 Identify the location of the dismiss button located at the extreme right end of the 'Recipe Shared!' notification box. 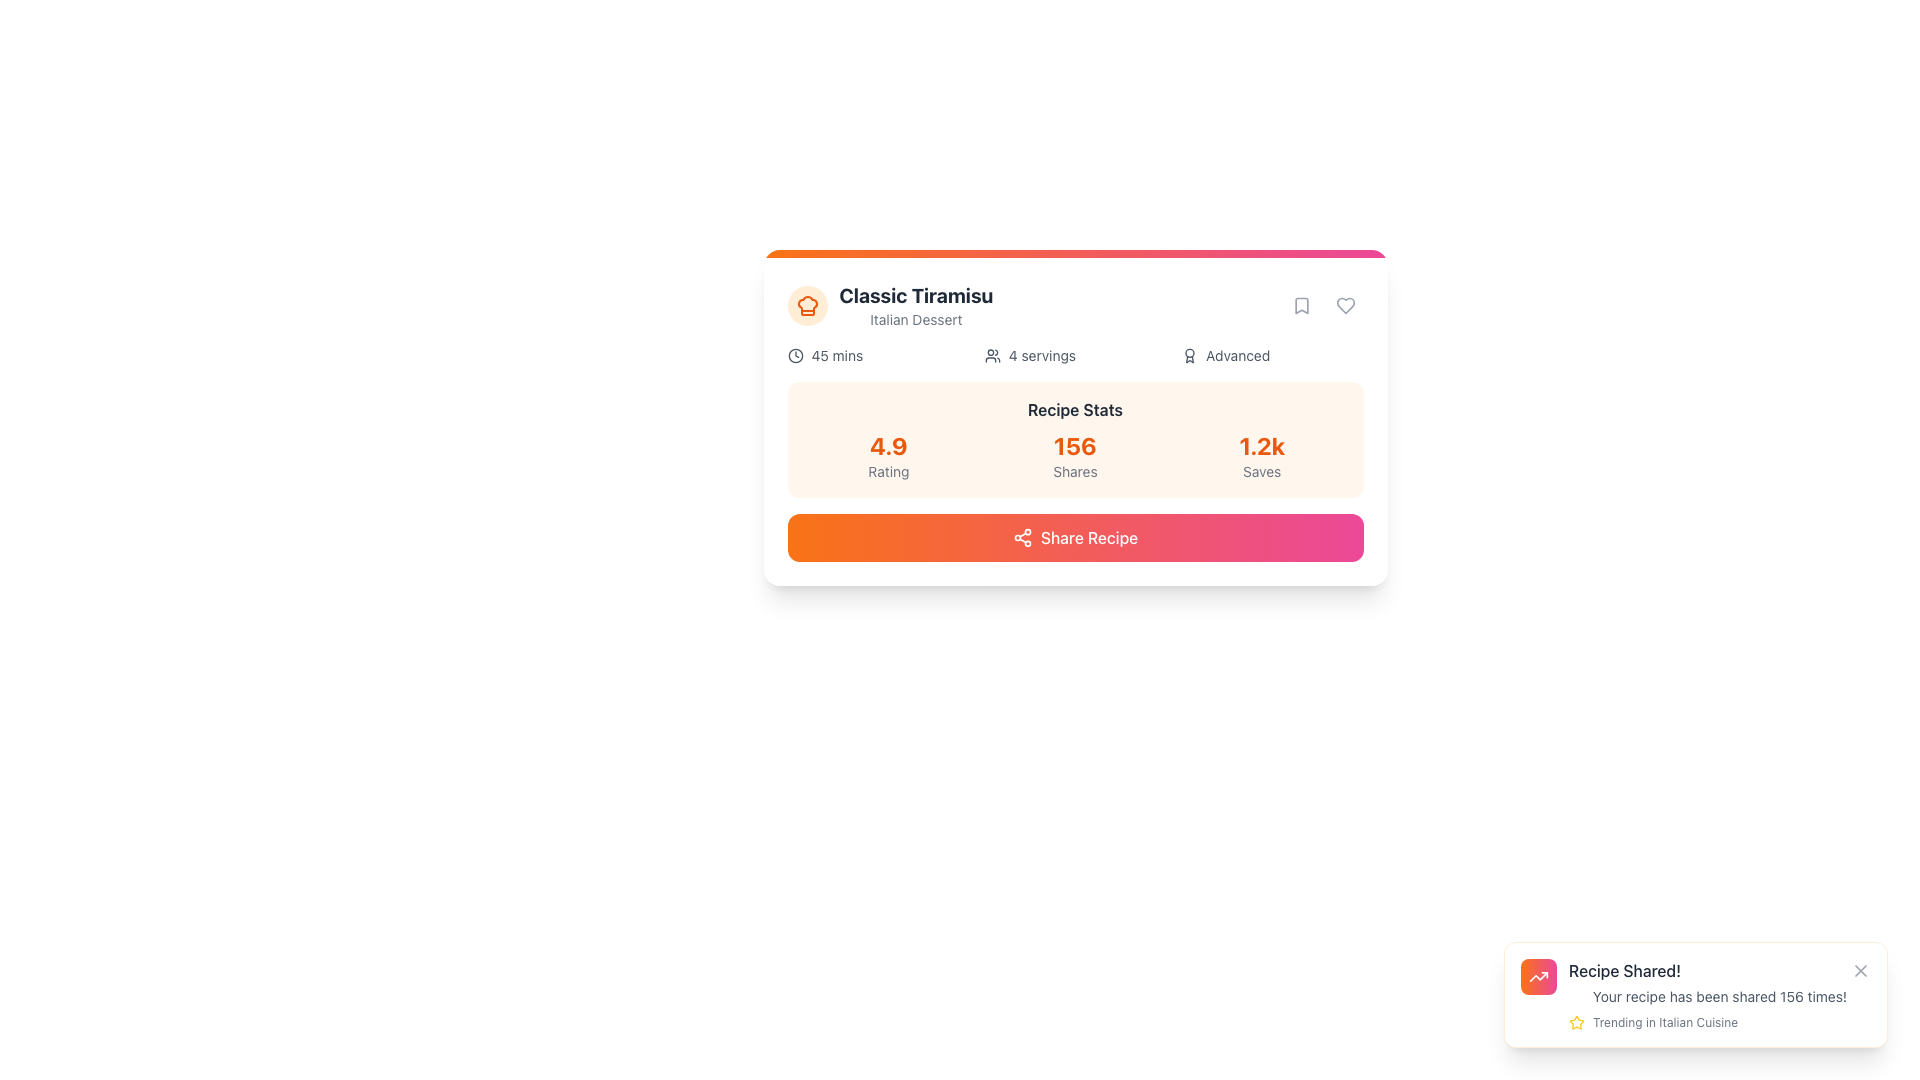
(1860, 970).